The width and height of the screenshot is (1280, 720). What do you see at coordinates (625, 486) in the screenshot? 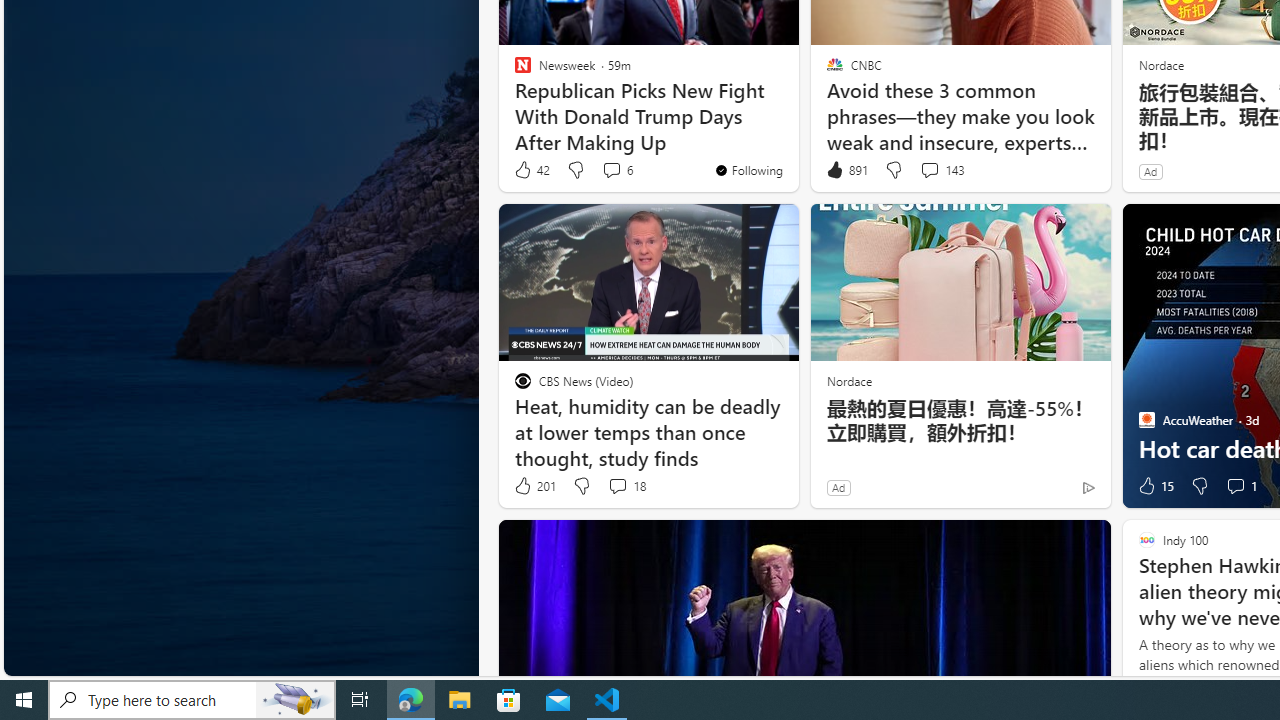
I see `'View comments 18 Comment'` at bounding box center [625, 486].